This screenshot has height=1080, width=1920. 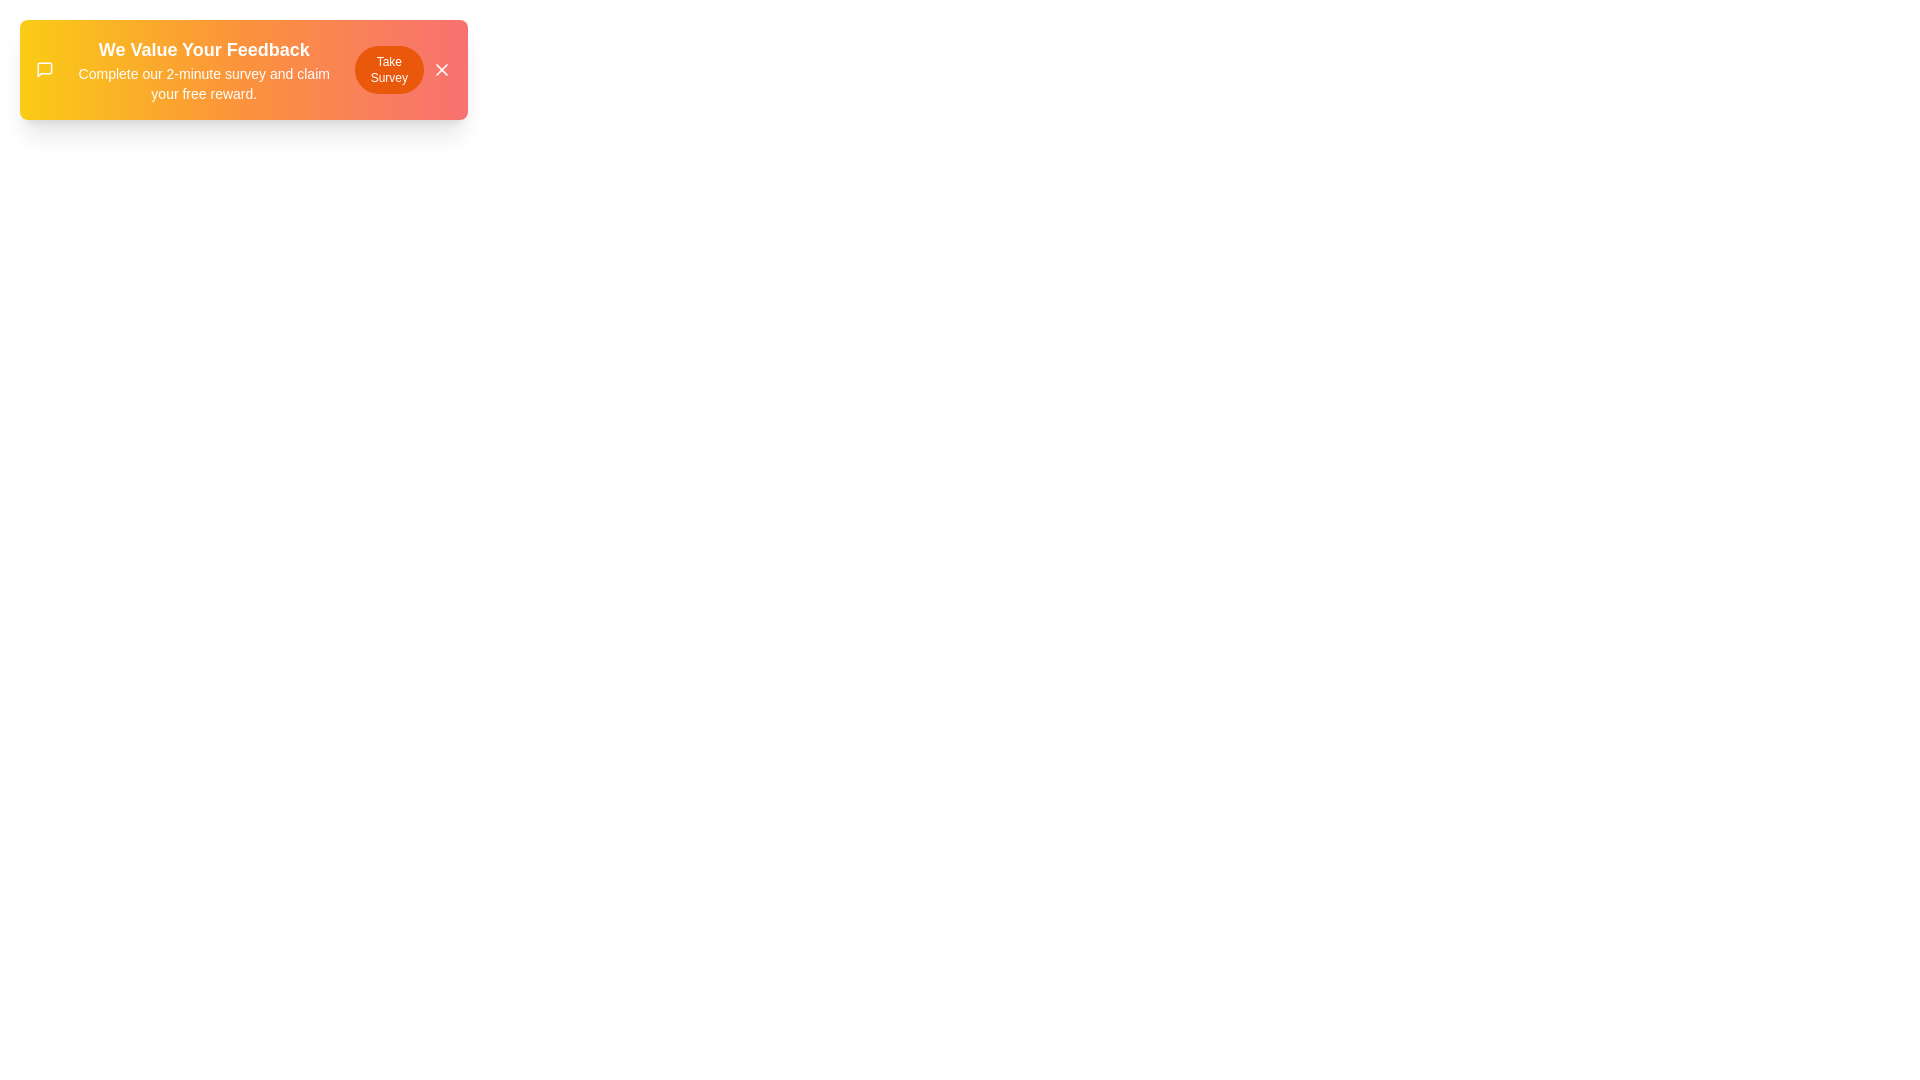 I want to click on the 'Take Survey' button to initiate the survey, so click(x=388, y=68).